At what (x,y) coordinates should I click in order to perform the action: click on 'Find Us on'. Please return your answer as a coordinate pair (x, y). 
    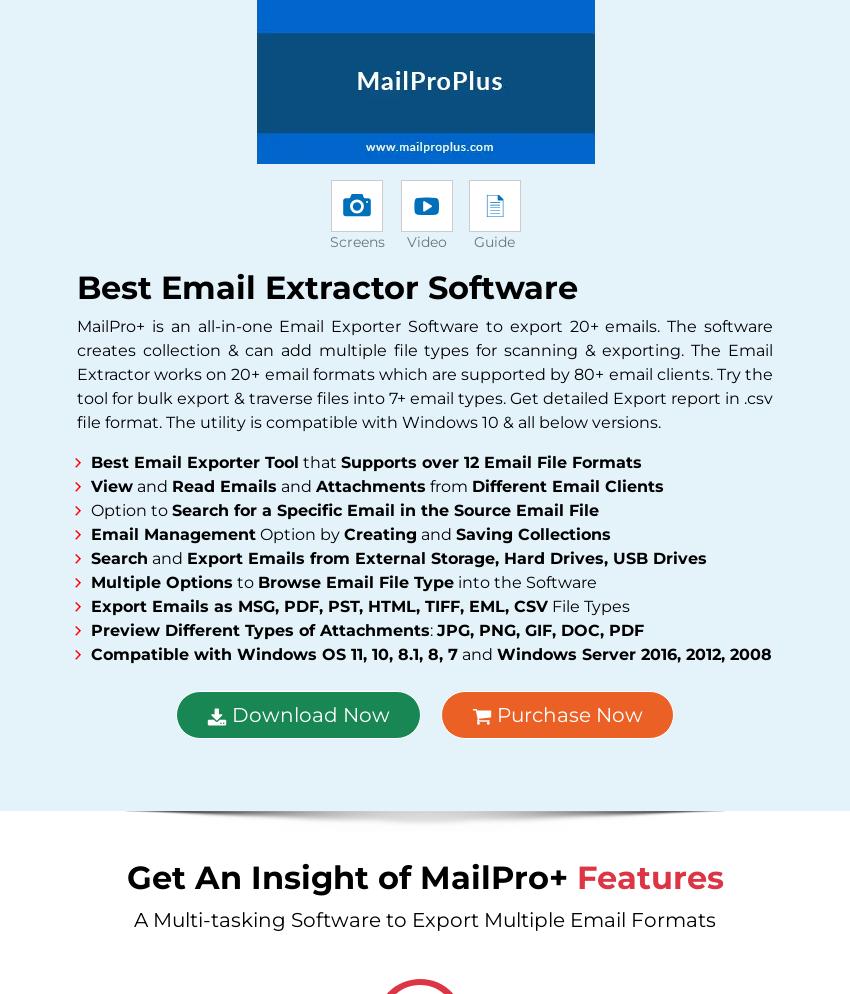
    Looking at the image, I should click on (133, 808).